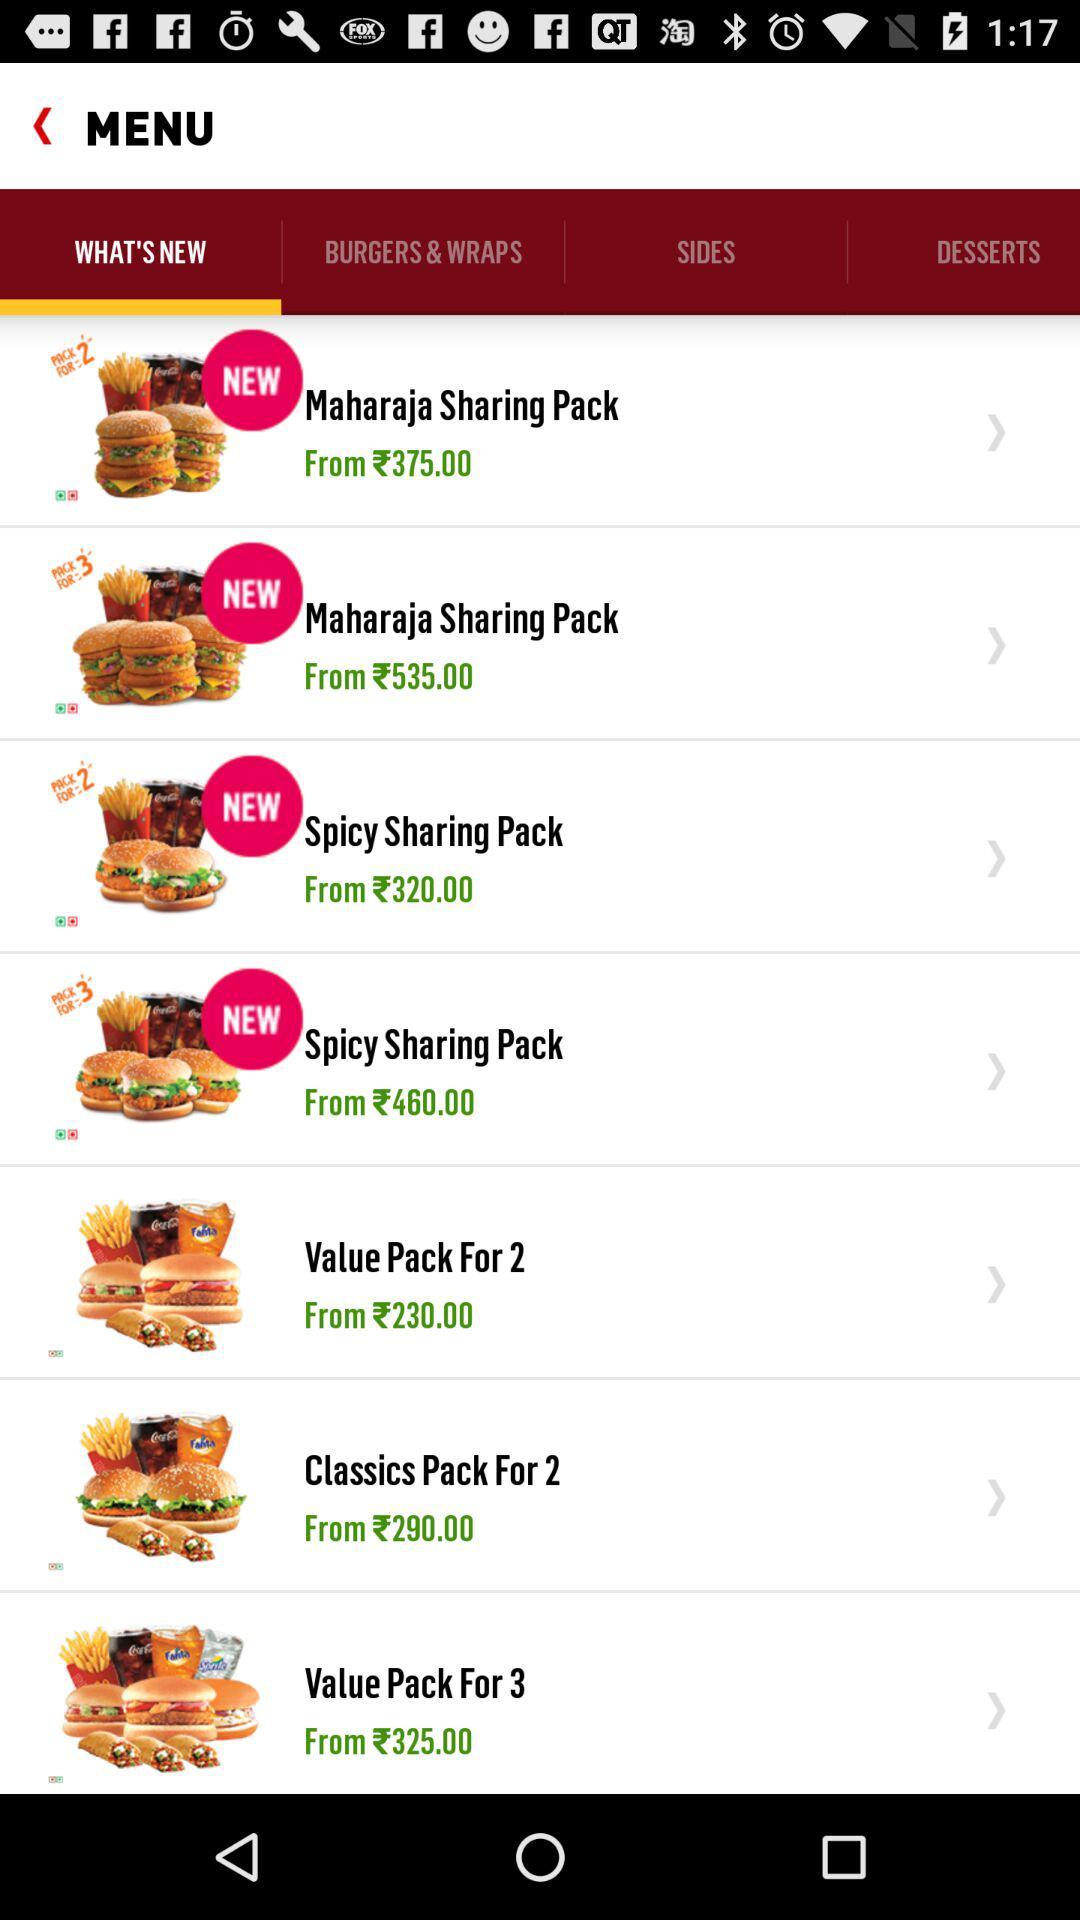 Image resolution: width=1080 pixels, height=1920 pixels. Describe the element at coordinates (159, 1270) in the screenshot. I see `item next to value pack for item` at that location.